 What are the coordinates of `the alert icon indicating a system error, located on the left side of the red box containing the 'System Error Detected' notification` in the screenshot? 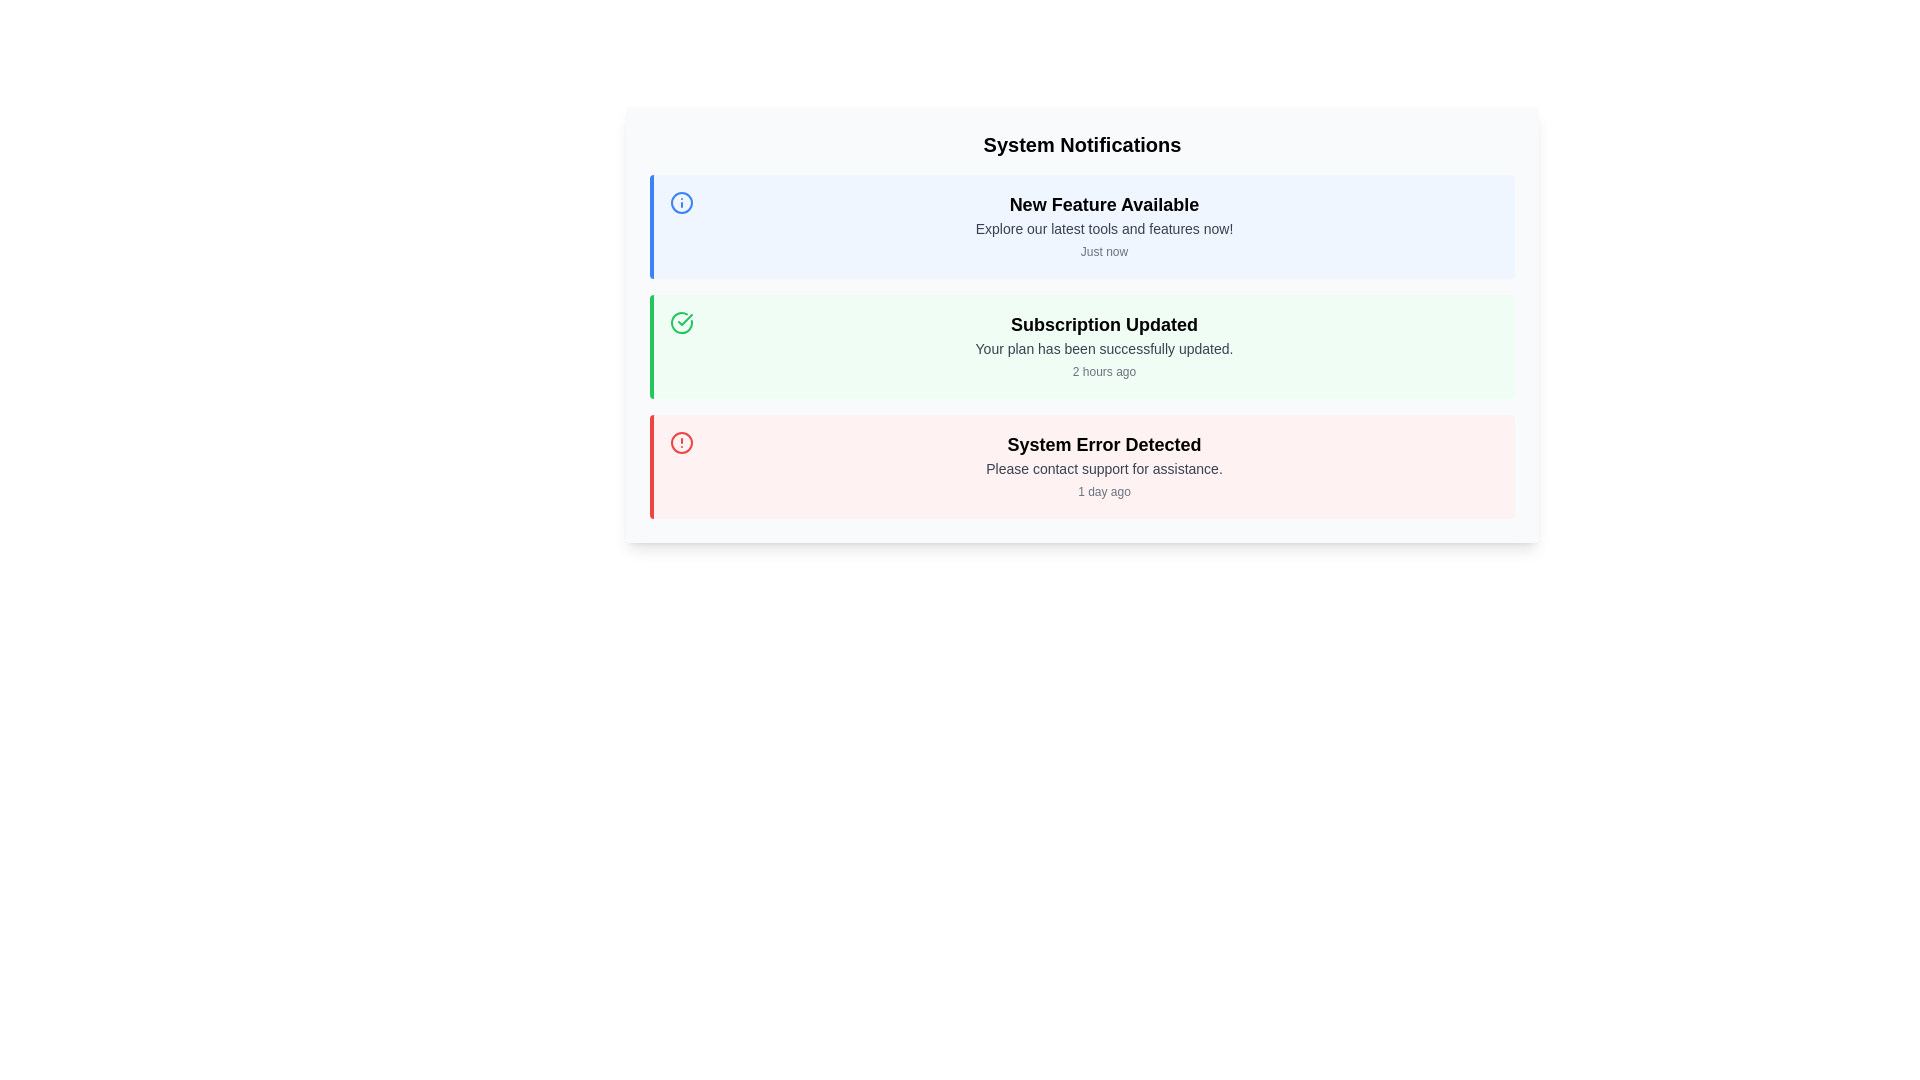 It's located at (681, 466).